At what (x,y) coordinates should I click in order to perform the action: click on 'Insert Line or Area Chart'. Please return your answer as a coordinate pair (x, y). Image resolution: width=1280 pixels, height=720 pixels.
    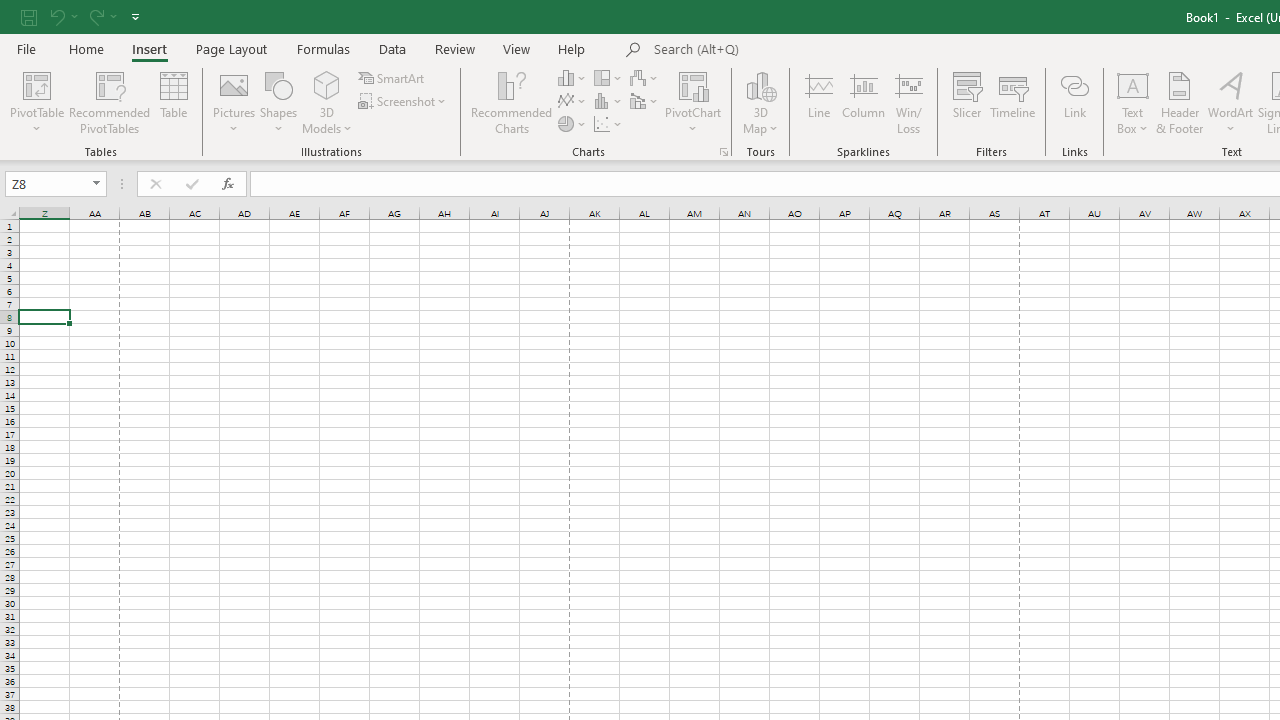
    Looking at the image, I should click on (572, 101).